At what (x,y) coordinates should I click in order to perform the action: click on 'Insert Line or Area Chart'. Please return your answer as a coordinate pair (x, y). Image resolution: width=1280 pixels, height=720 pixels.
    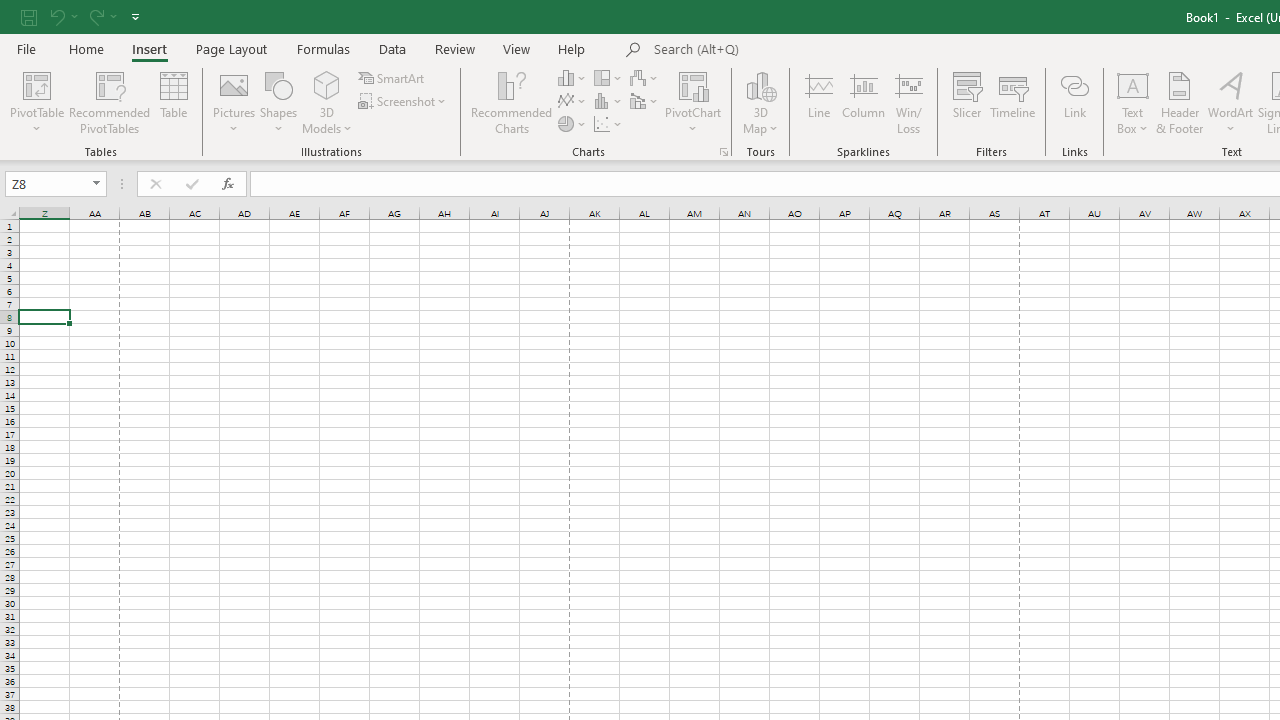
    Looking at the image, I should click on (572, 101).